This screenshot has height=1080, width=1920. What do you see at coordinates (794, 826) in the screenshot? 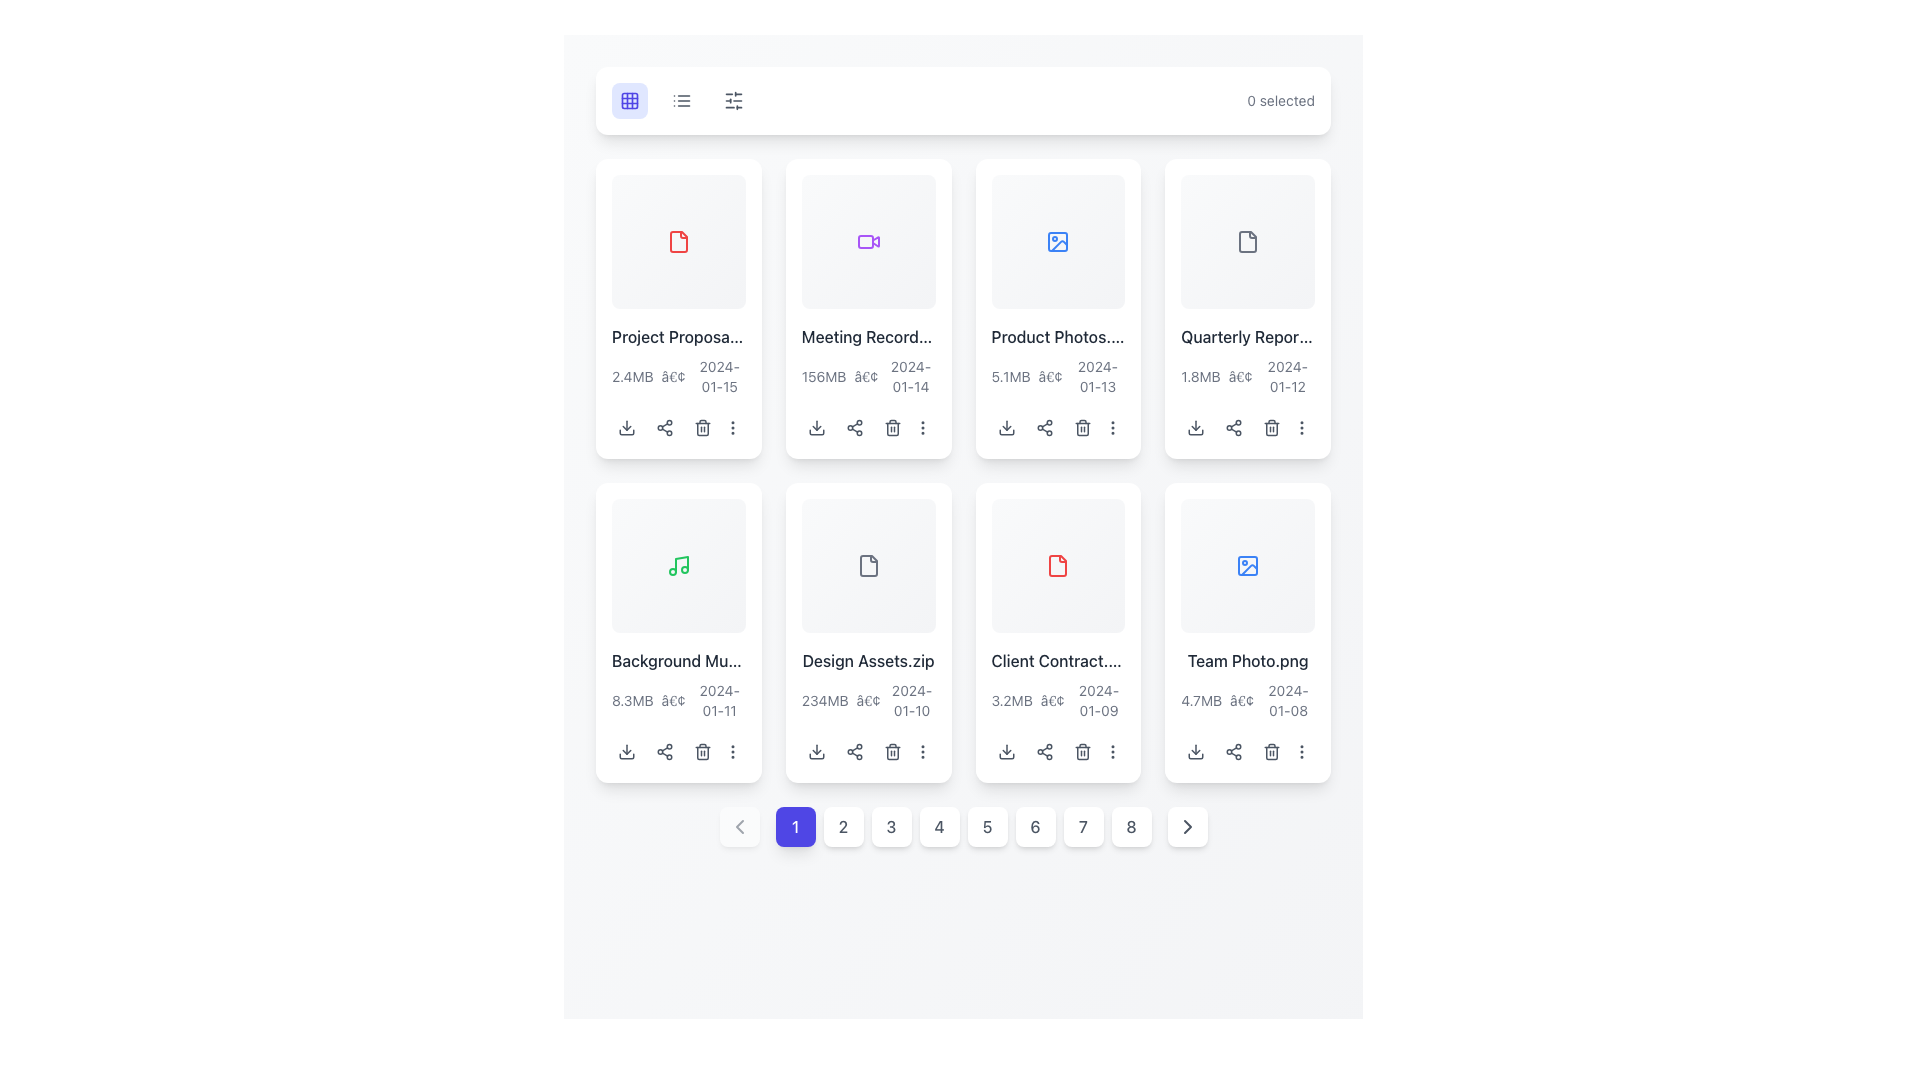
I see `the first navigational button located near the bottom center of the interface` at bounding box center [794, 826].